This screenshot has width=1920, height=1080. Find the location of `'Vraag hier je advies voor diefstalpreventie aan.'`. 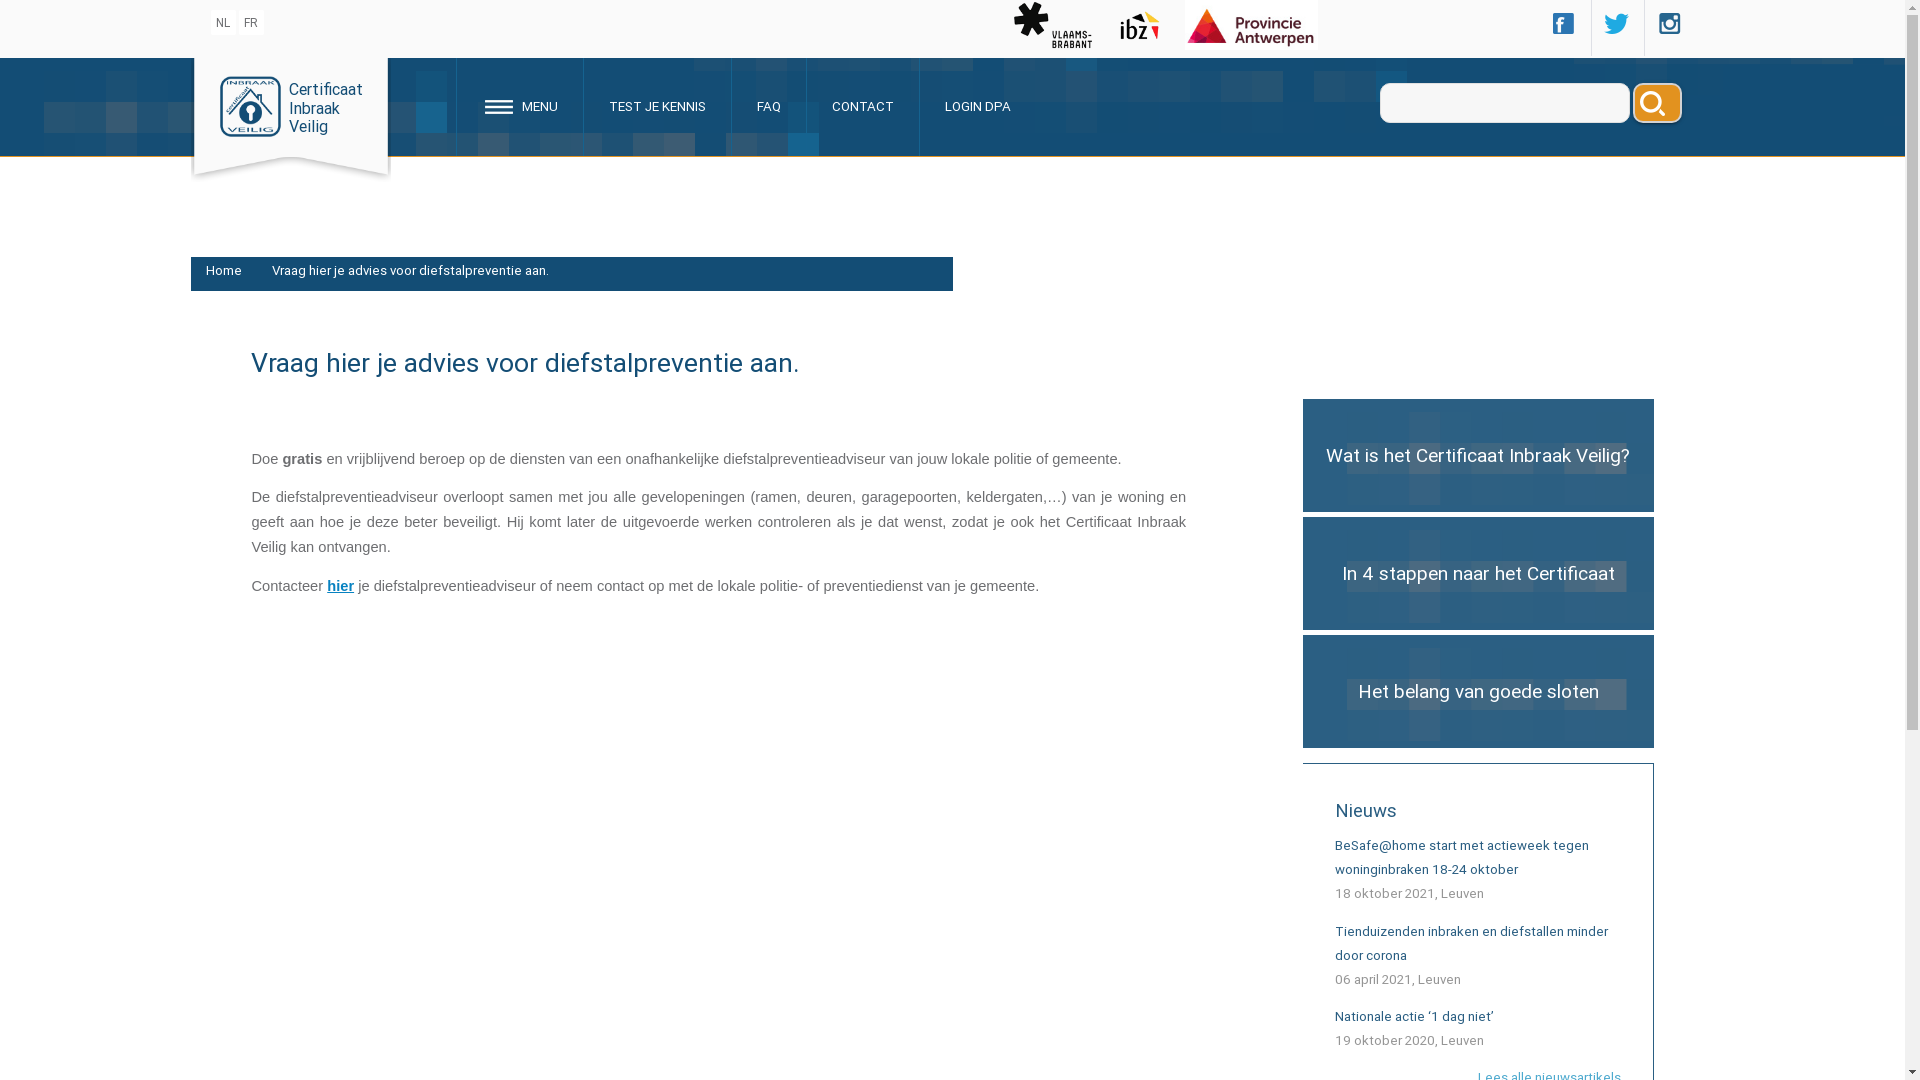

'Vraag hier je advies voor diefstalpreventie aan.' is located at coordinates (409, 270).